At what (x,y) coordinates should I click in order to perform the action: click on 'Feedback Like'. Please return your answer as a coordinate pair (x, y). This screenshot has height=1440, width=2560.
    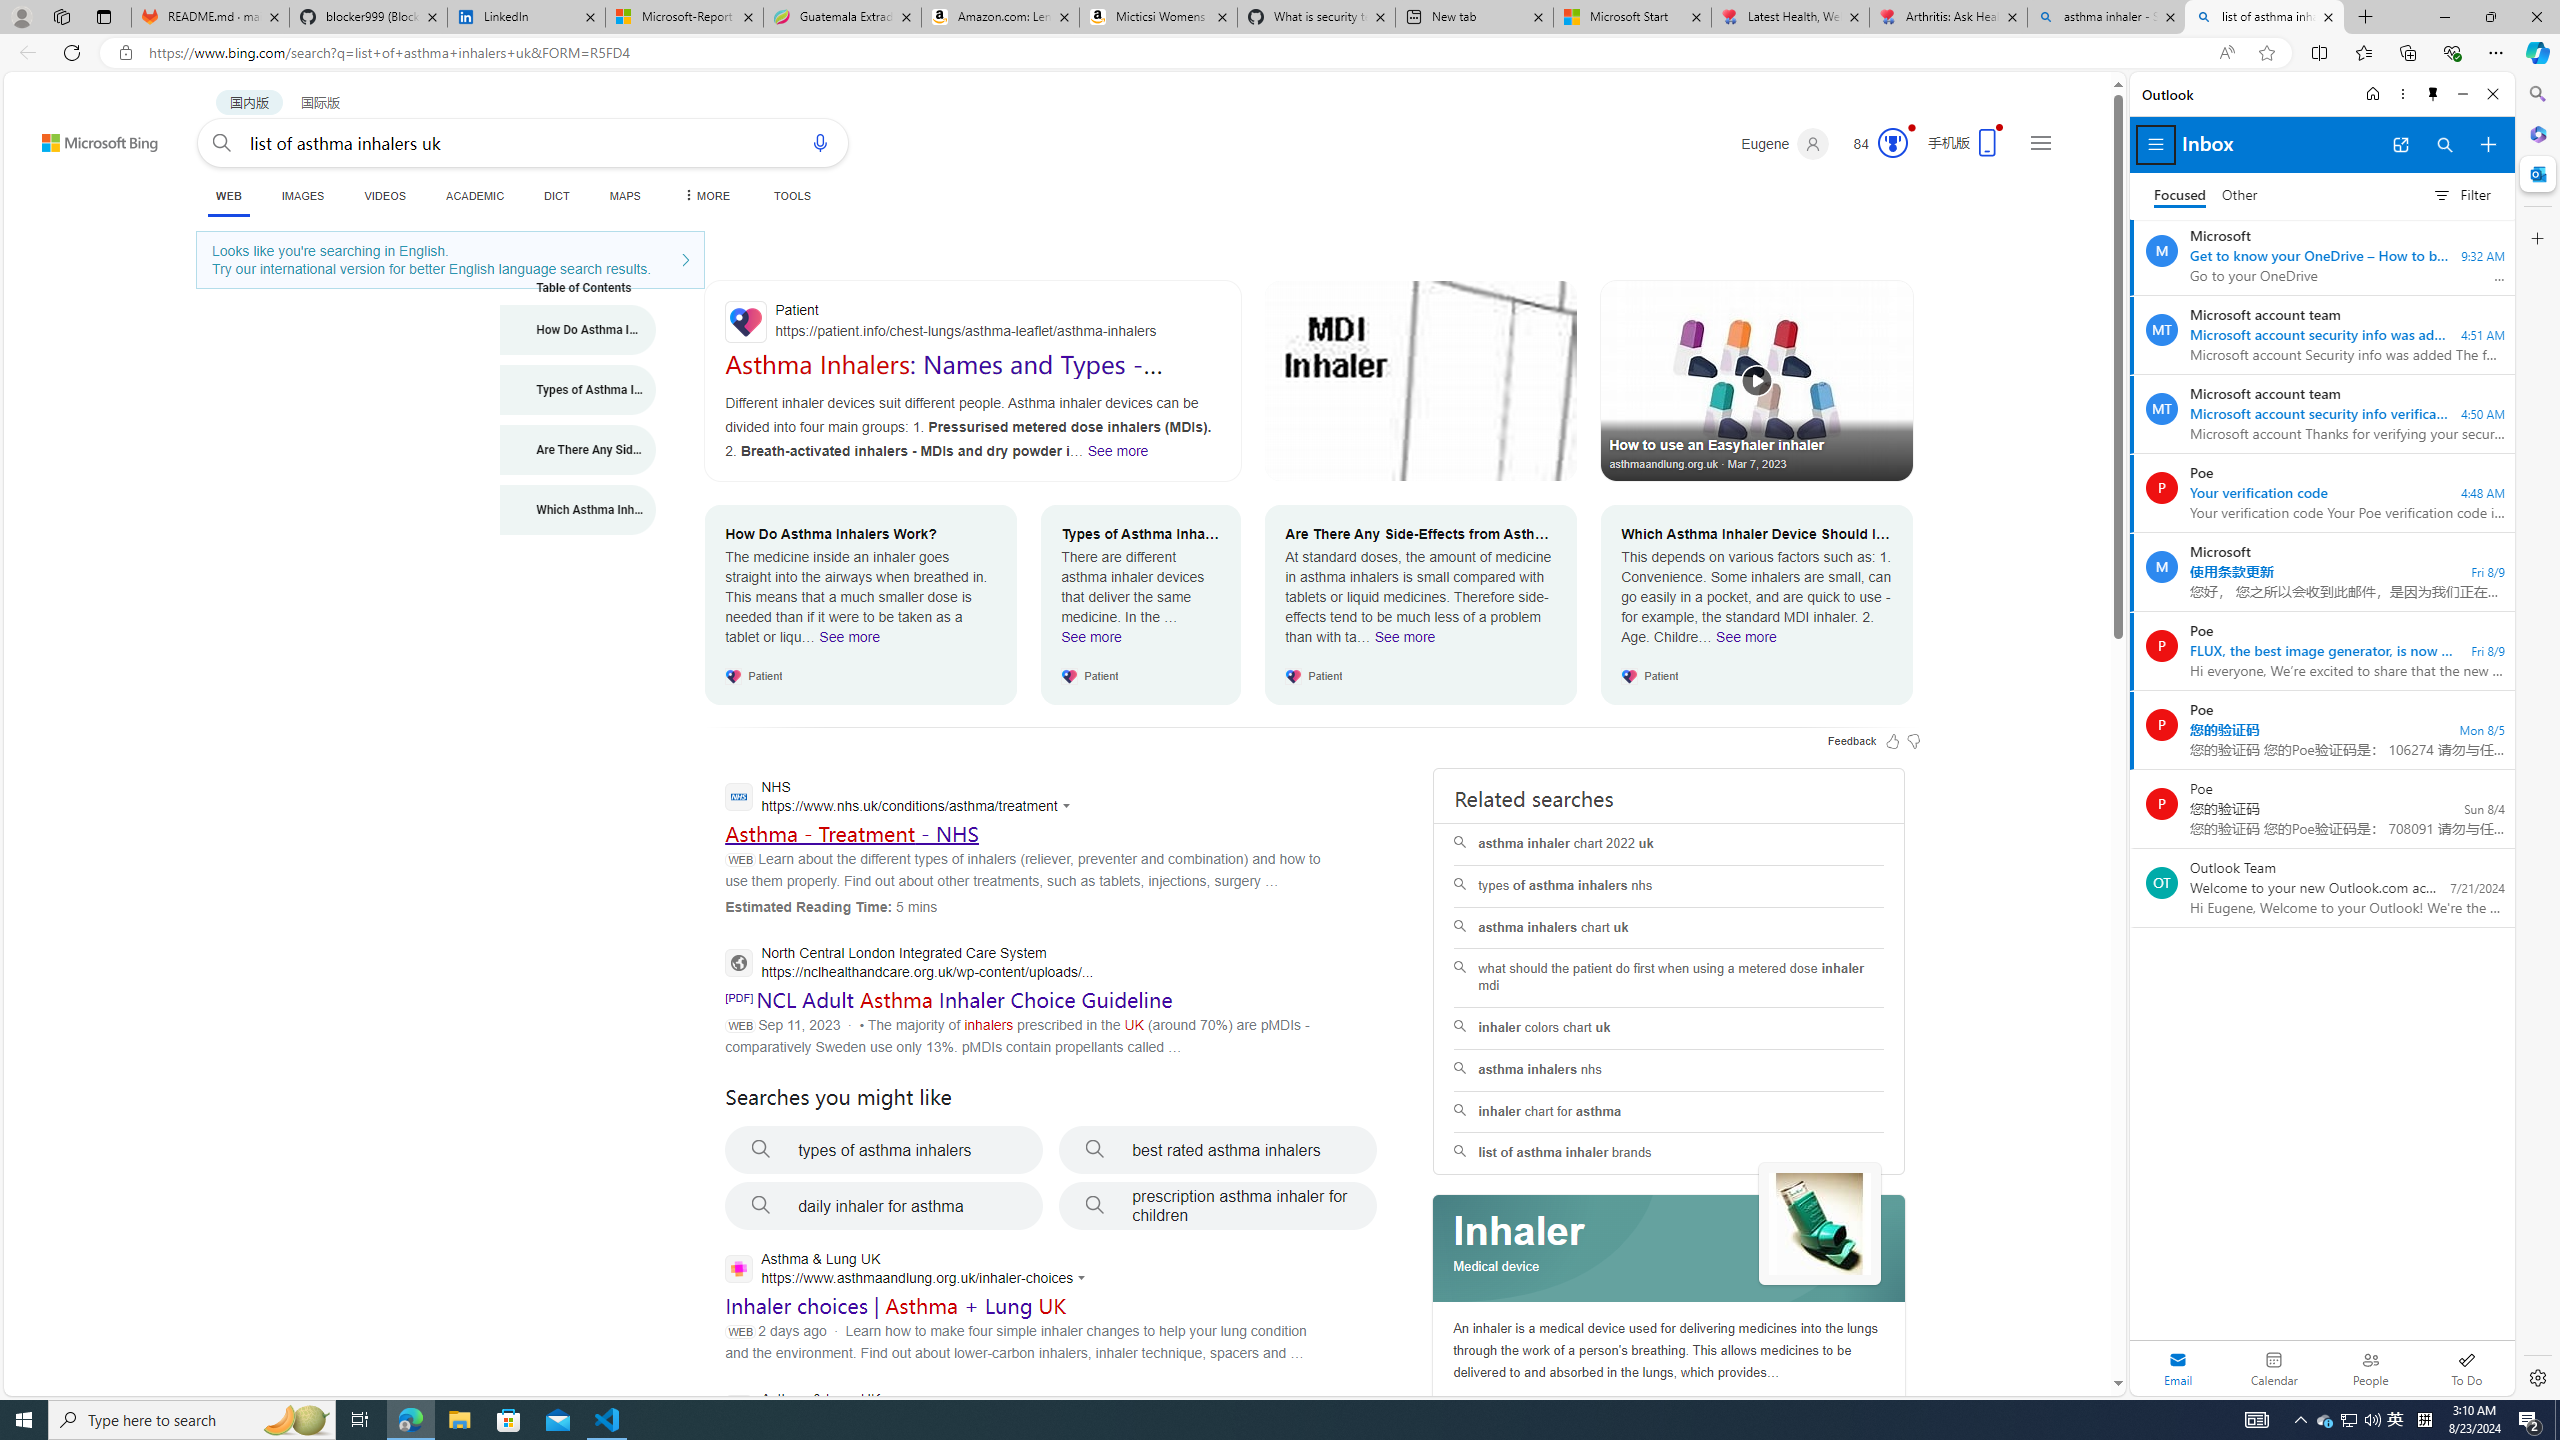
    Looking at the image, I should click on (1892, 739).